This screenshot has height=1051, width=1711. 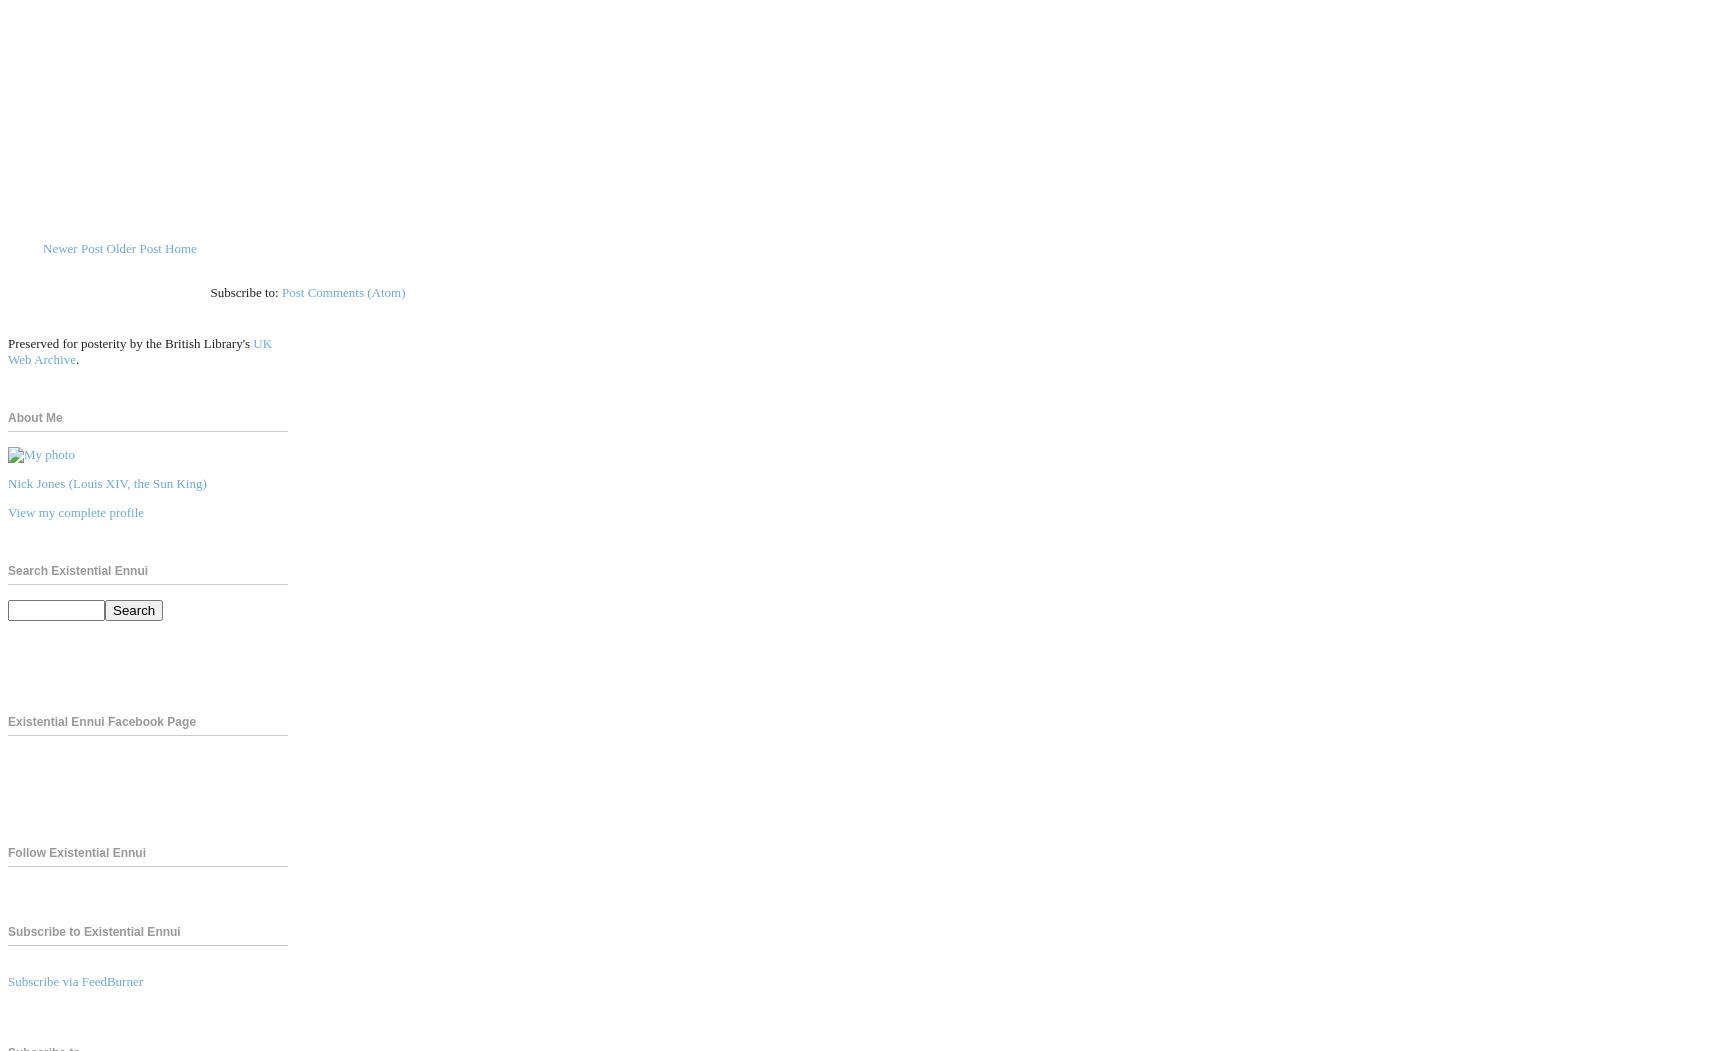 I want to click on 'UK Web Archive', so click(x=138, y=350).